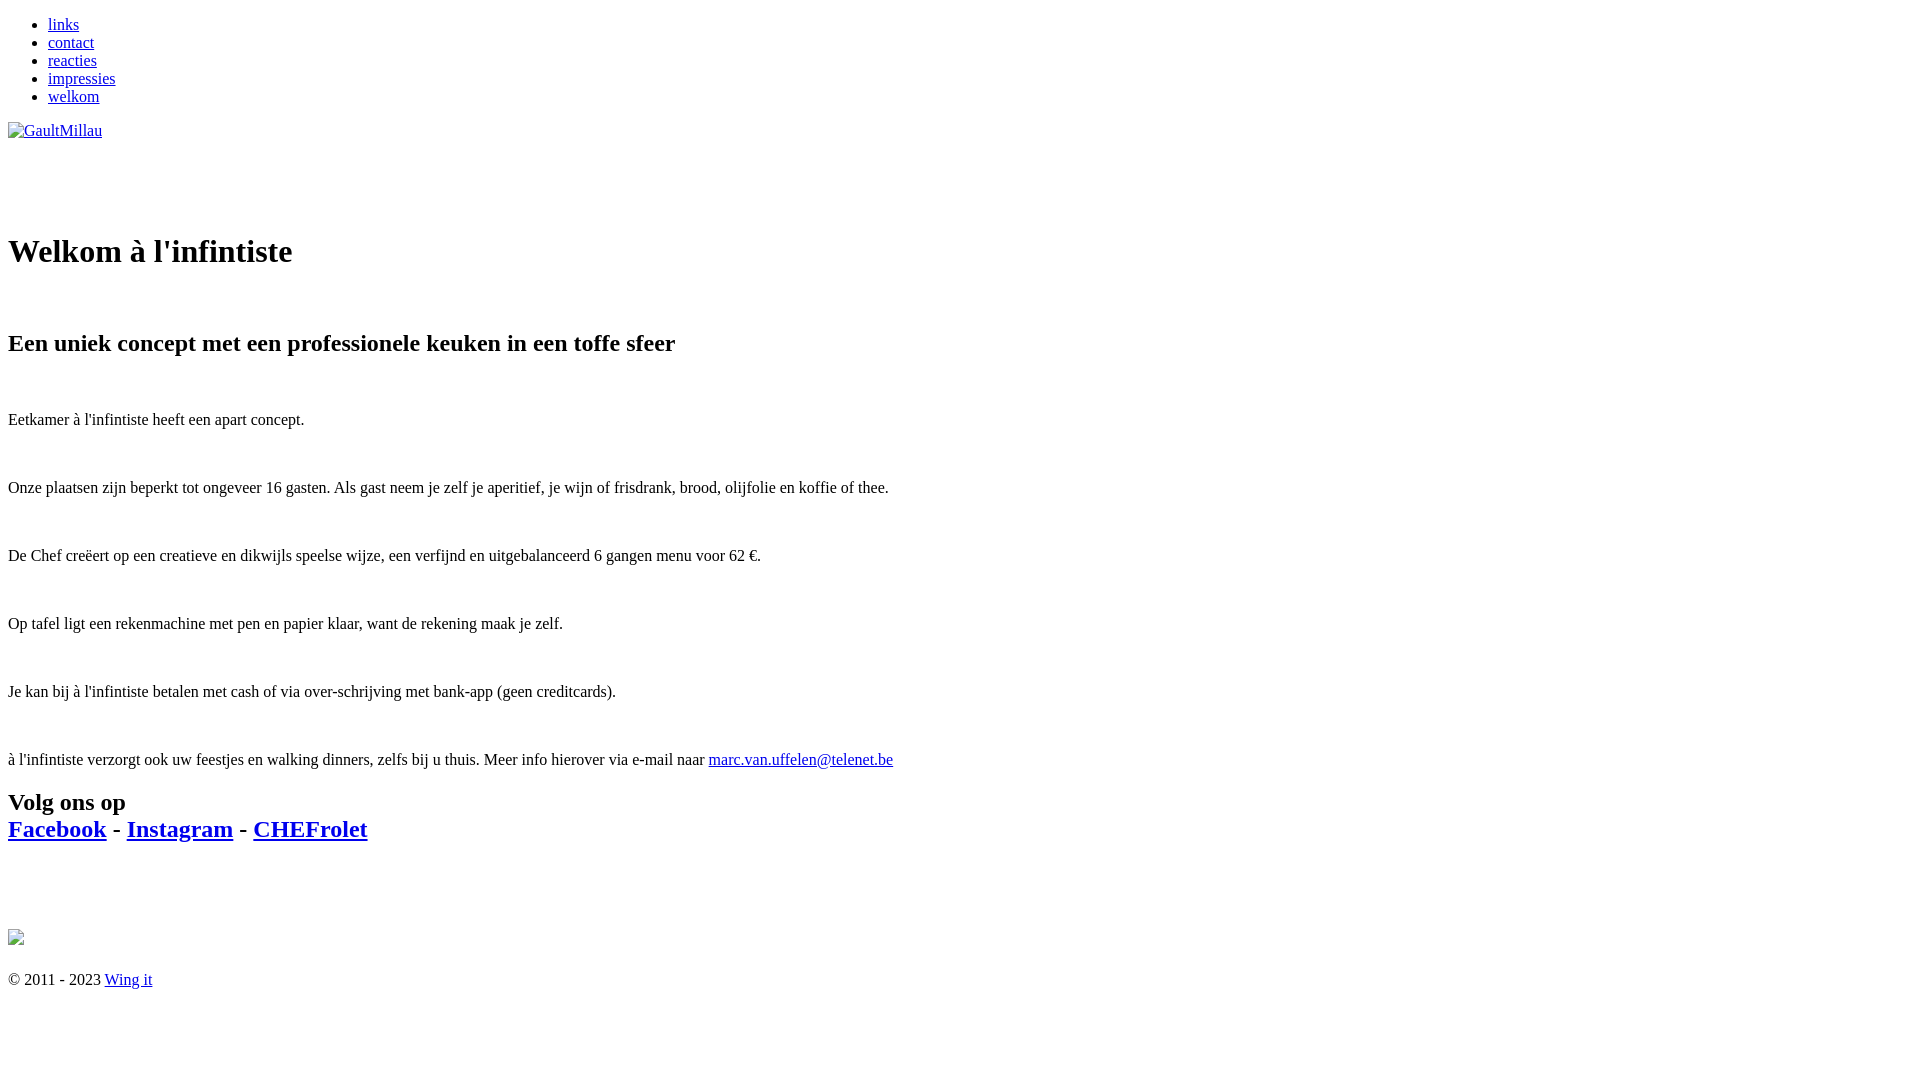 The height and width of the screenshot is (1080, 1920). I want to click on 'reacties', so click(48, 59).